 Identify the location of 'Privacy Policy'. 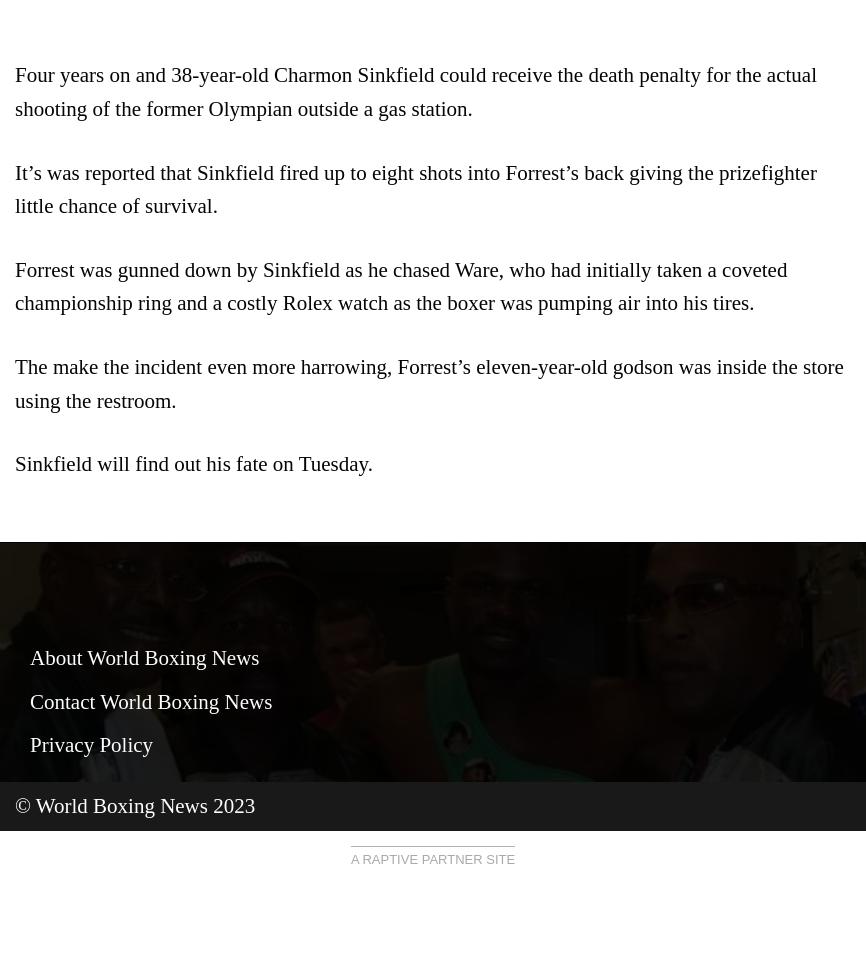
(29, 743).